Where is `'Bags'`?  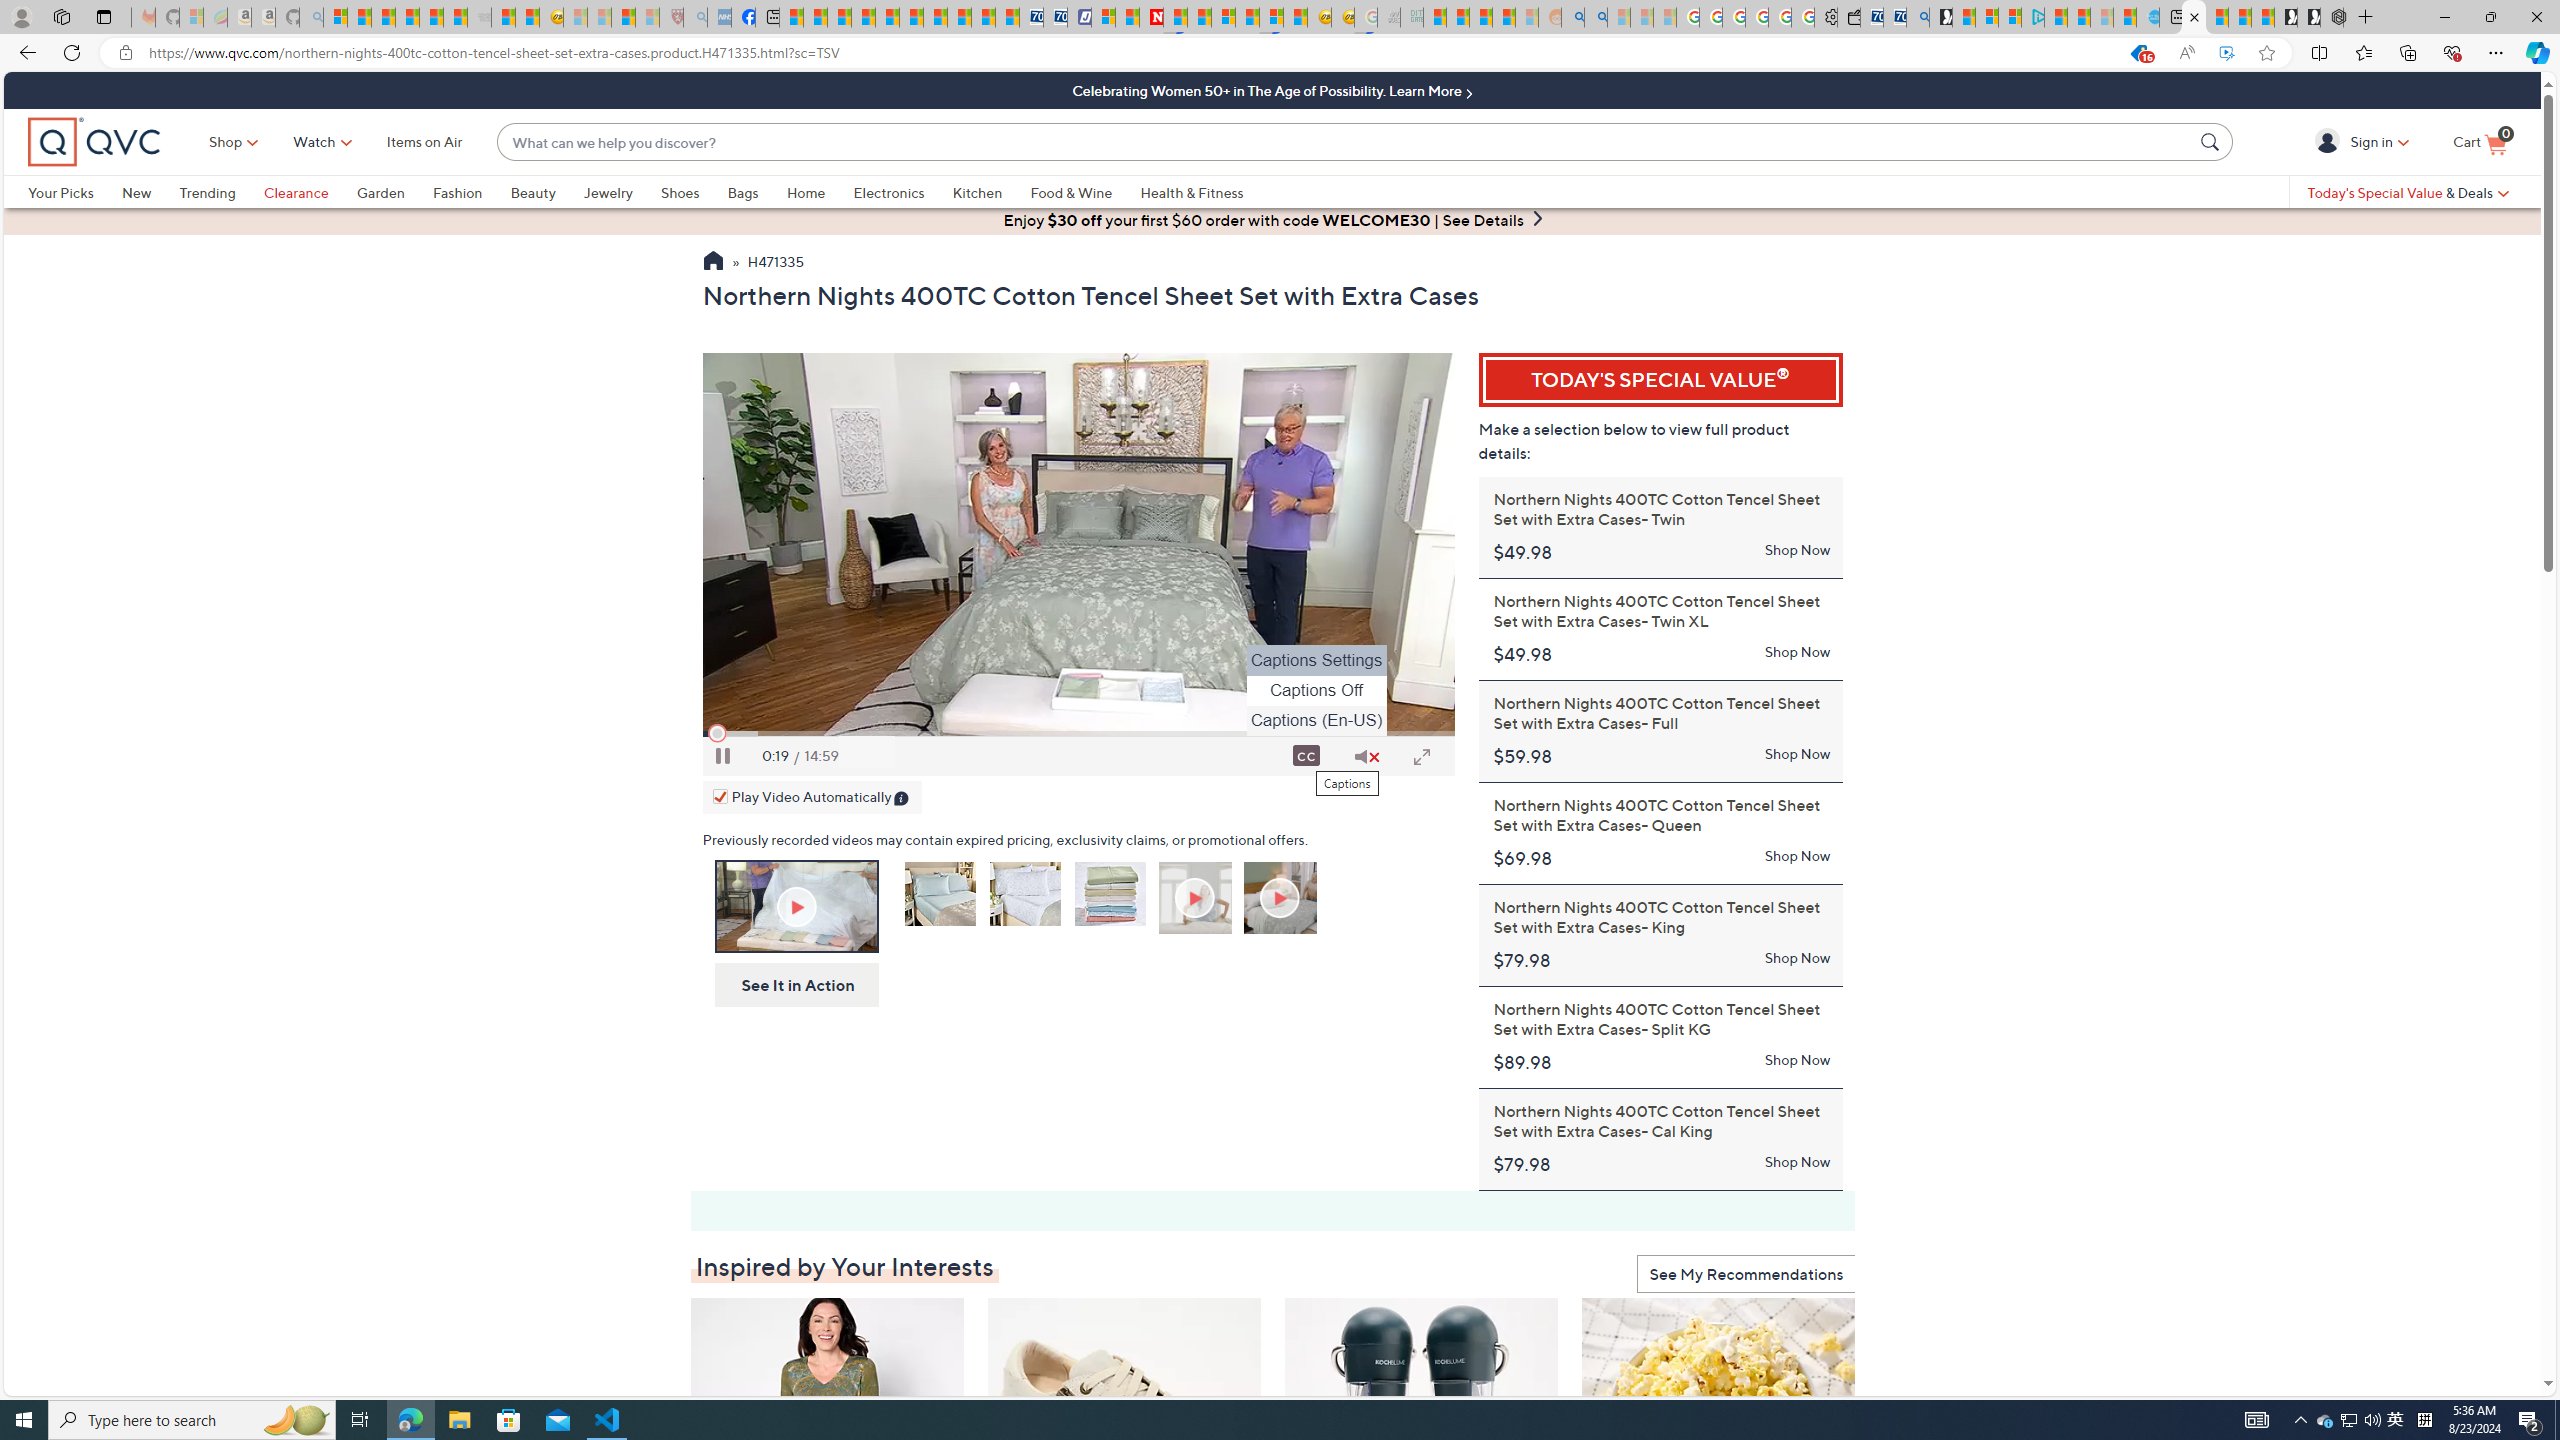 'Bags' is located at coordinates (755, 191).